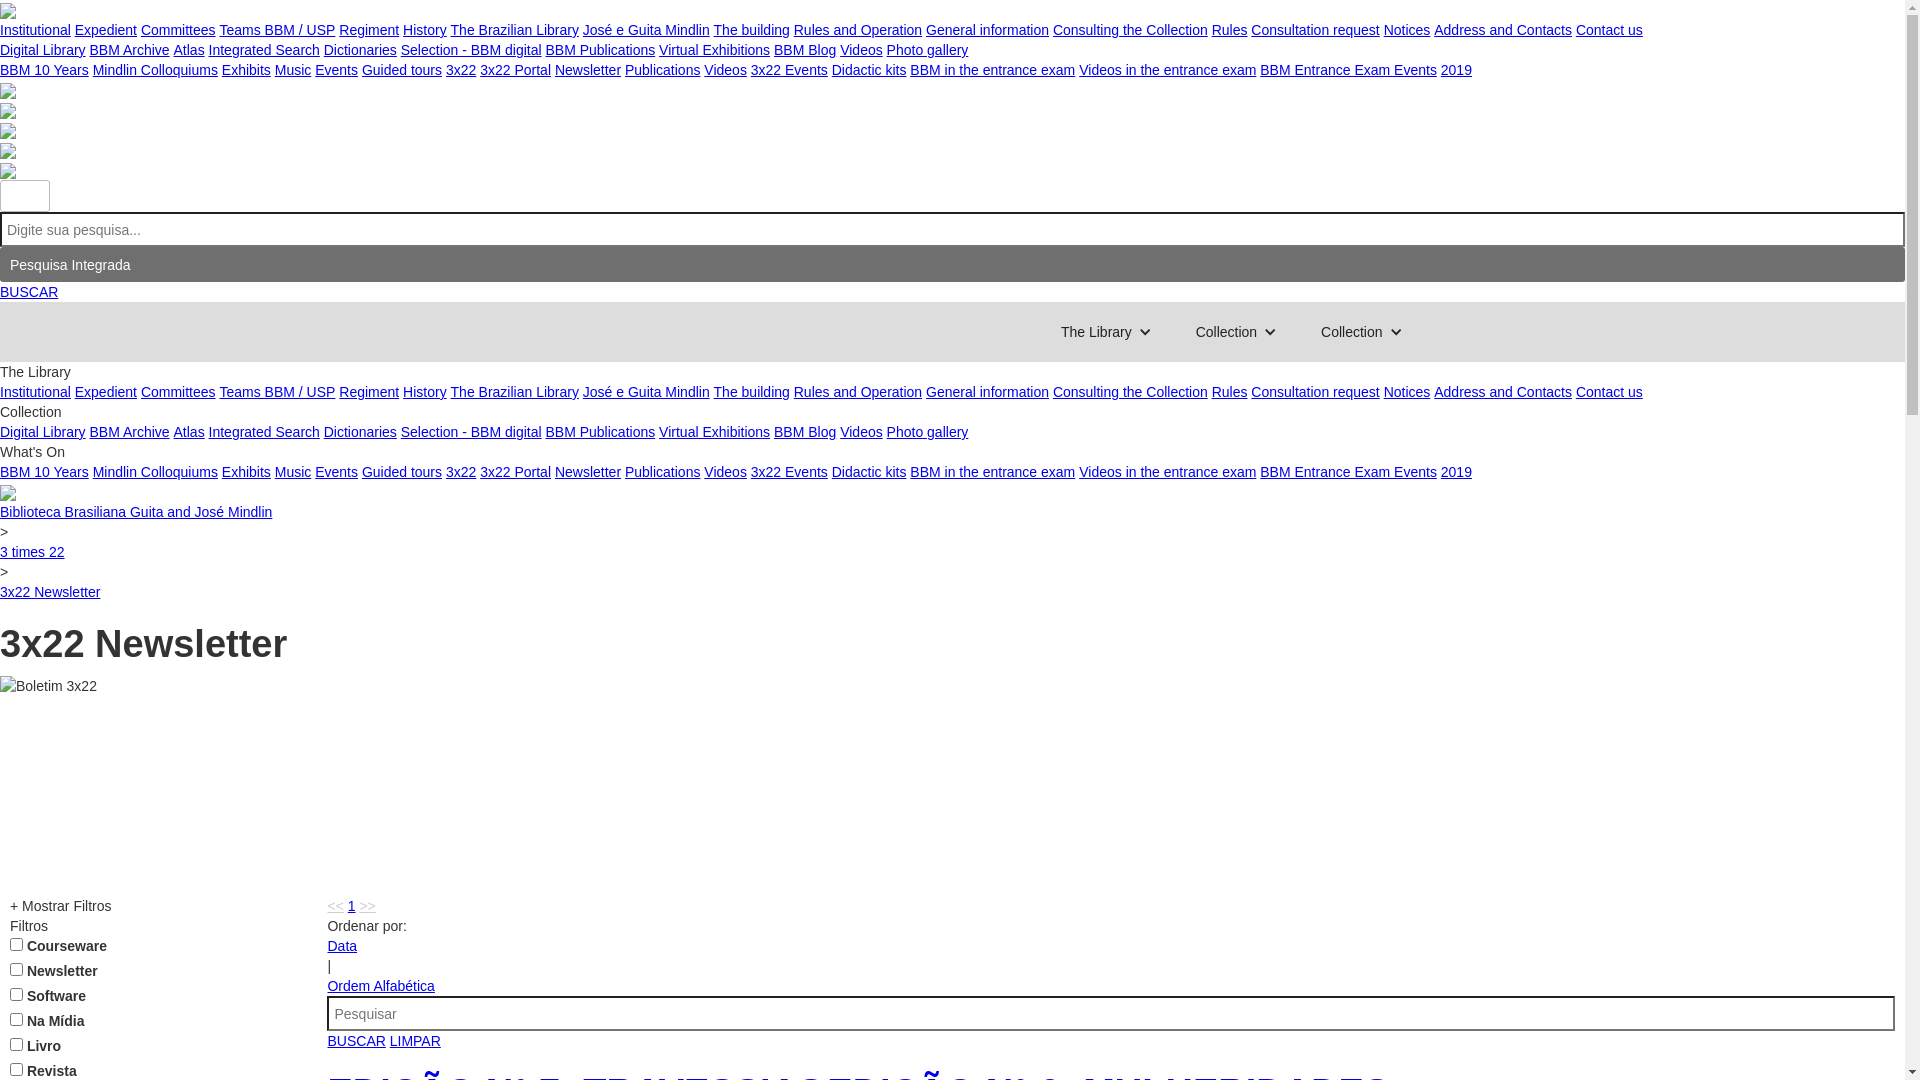 The image size is (1920, 1080). What do you see at coordinates (351, 906) in the screenshot?
I see `'1'` at bounding box center [351, 906].